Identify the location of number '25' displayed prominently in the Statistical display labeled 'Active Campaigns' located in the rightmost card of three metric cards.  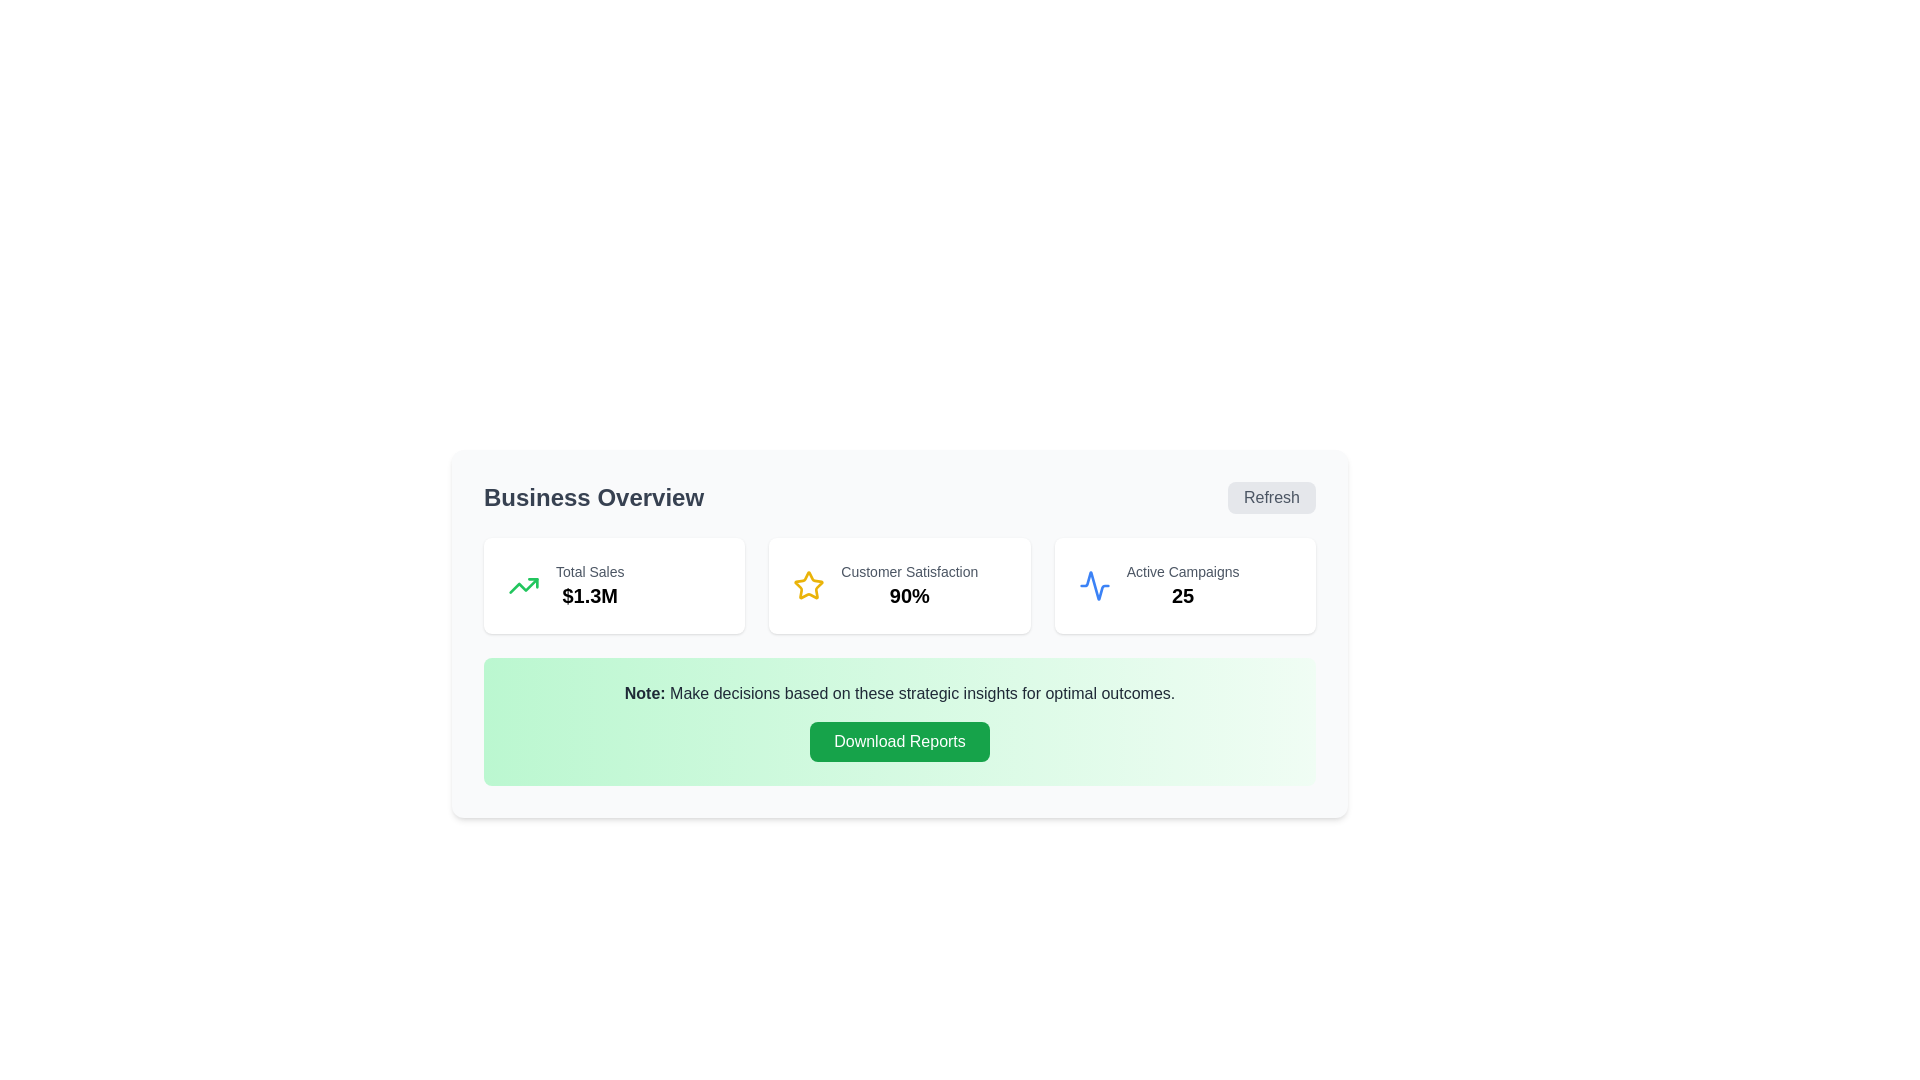
(1183, 585).